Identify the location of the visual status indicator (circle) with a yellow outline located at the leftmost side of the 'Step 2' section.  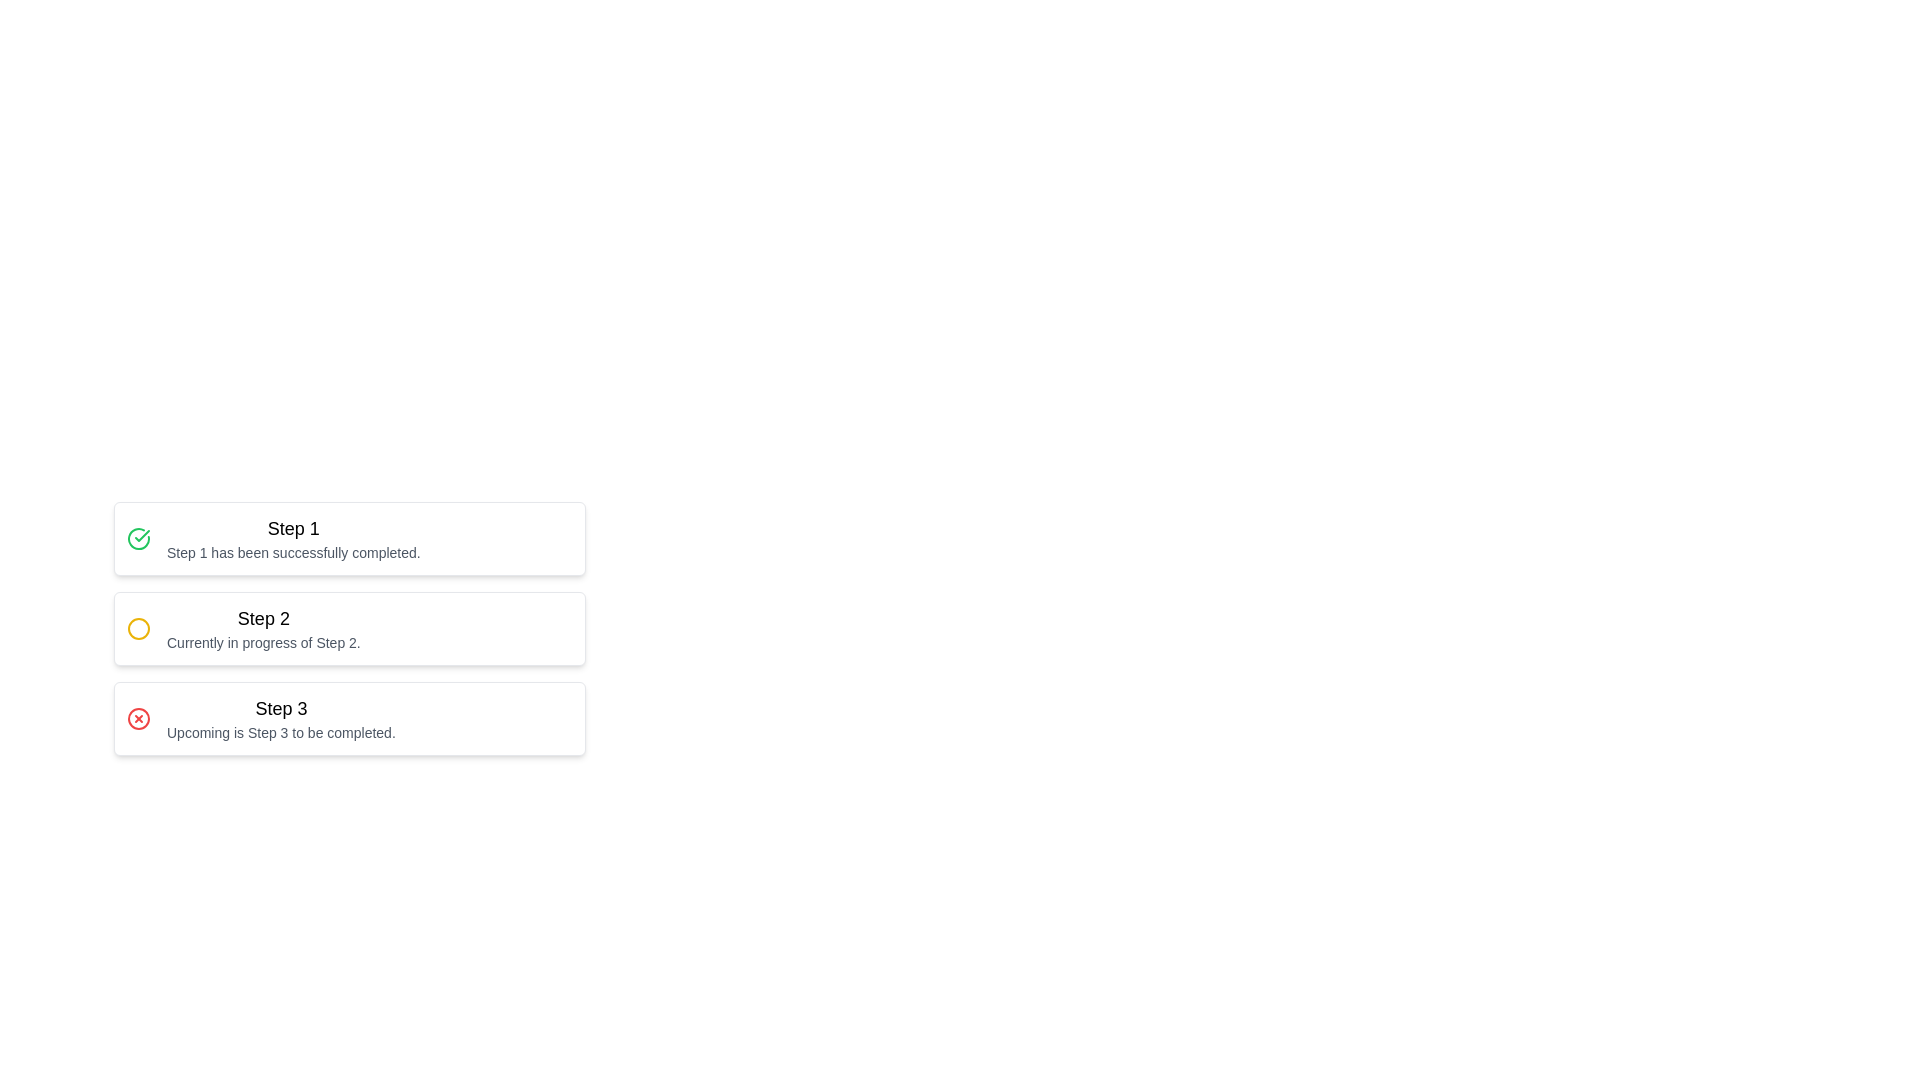
(138, 627).